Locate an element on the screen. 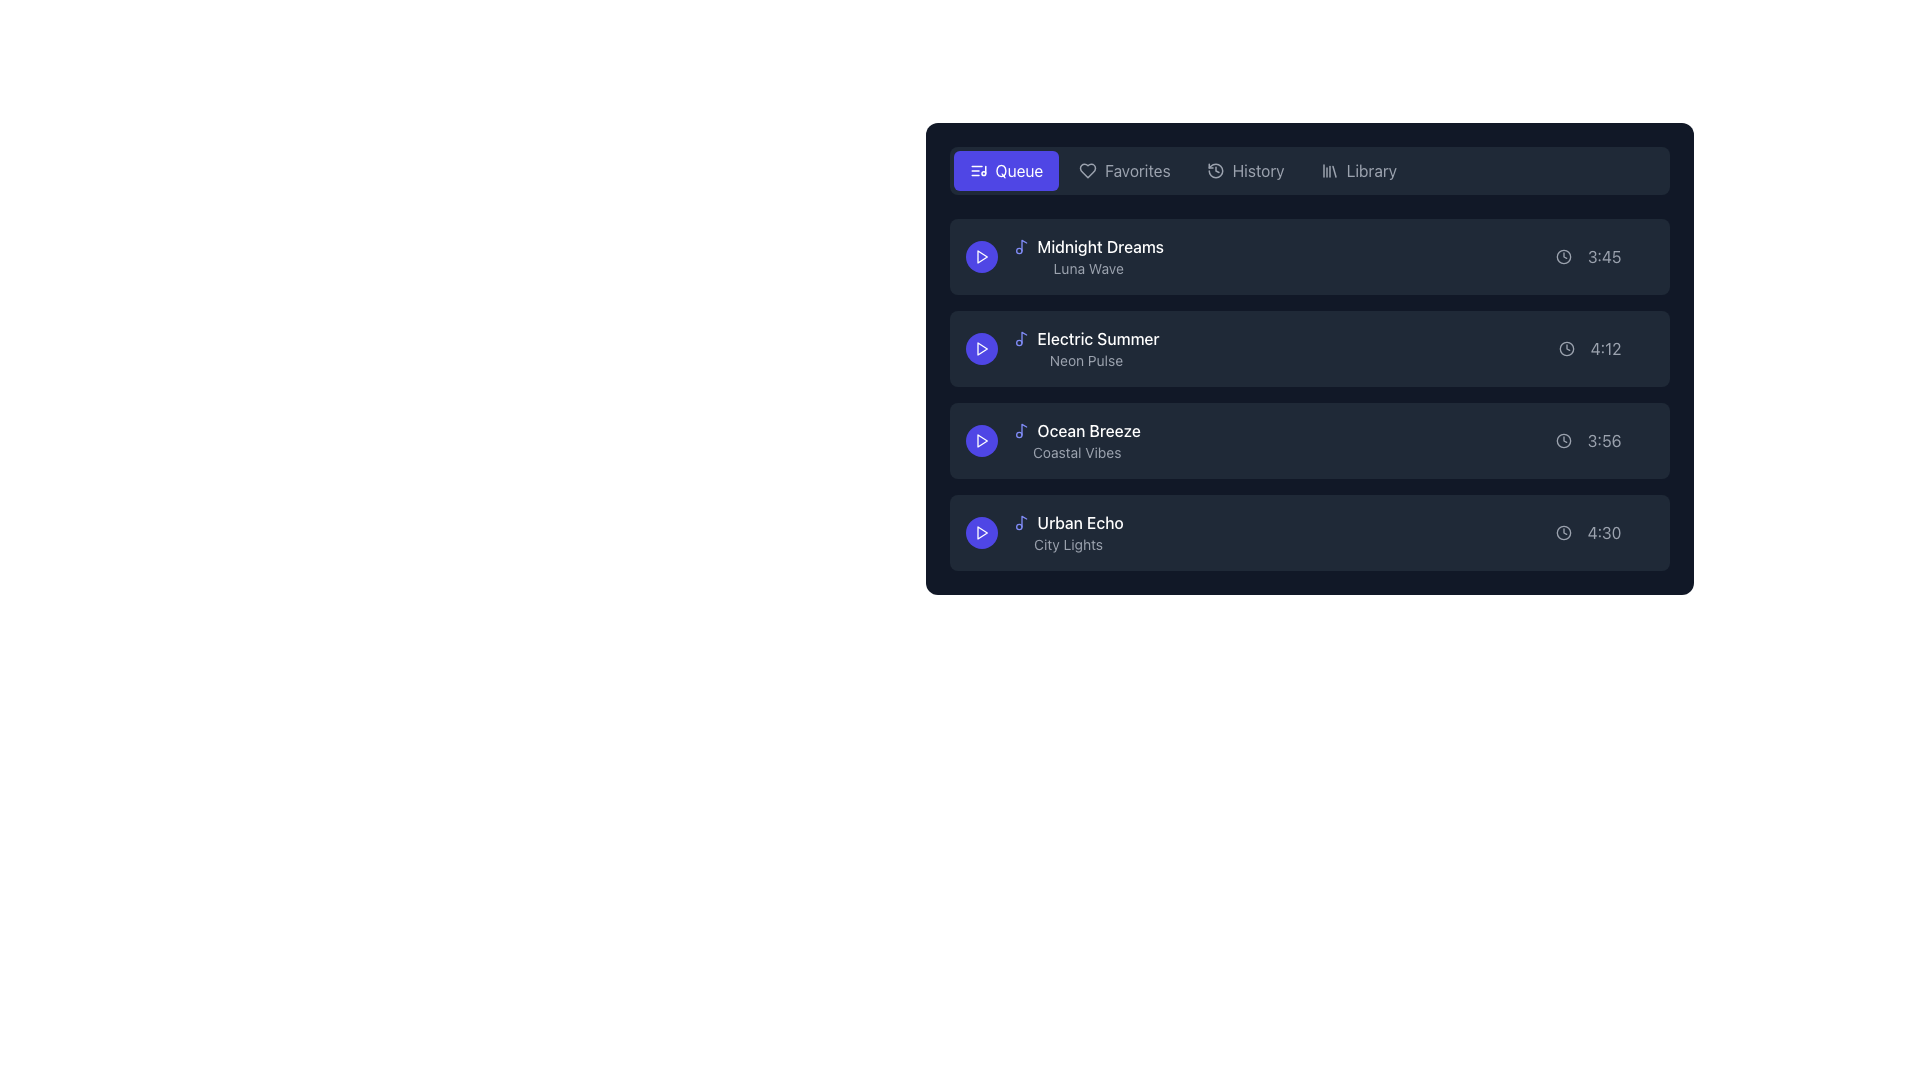 This screenshot has height=1080, width=1920. the text label representing the first song in the vertical list of audio entries within the dark-themed panel is located at coordinates (1087, 245).